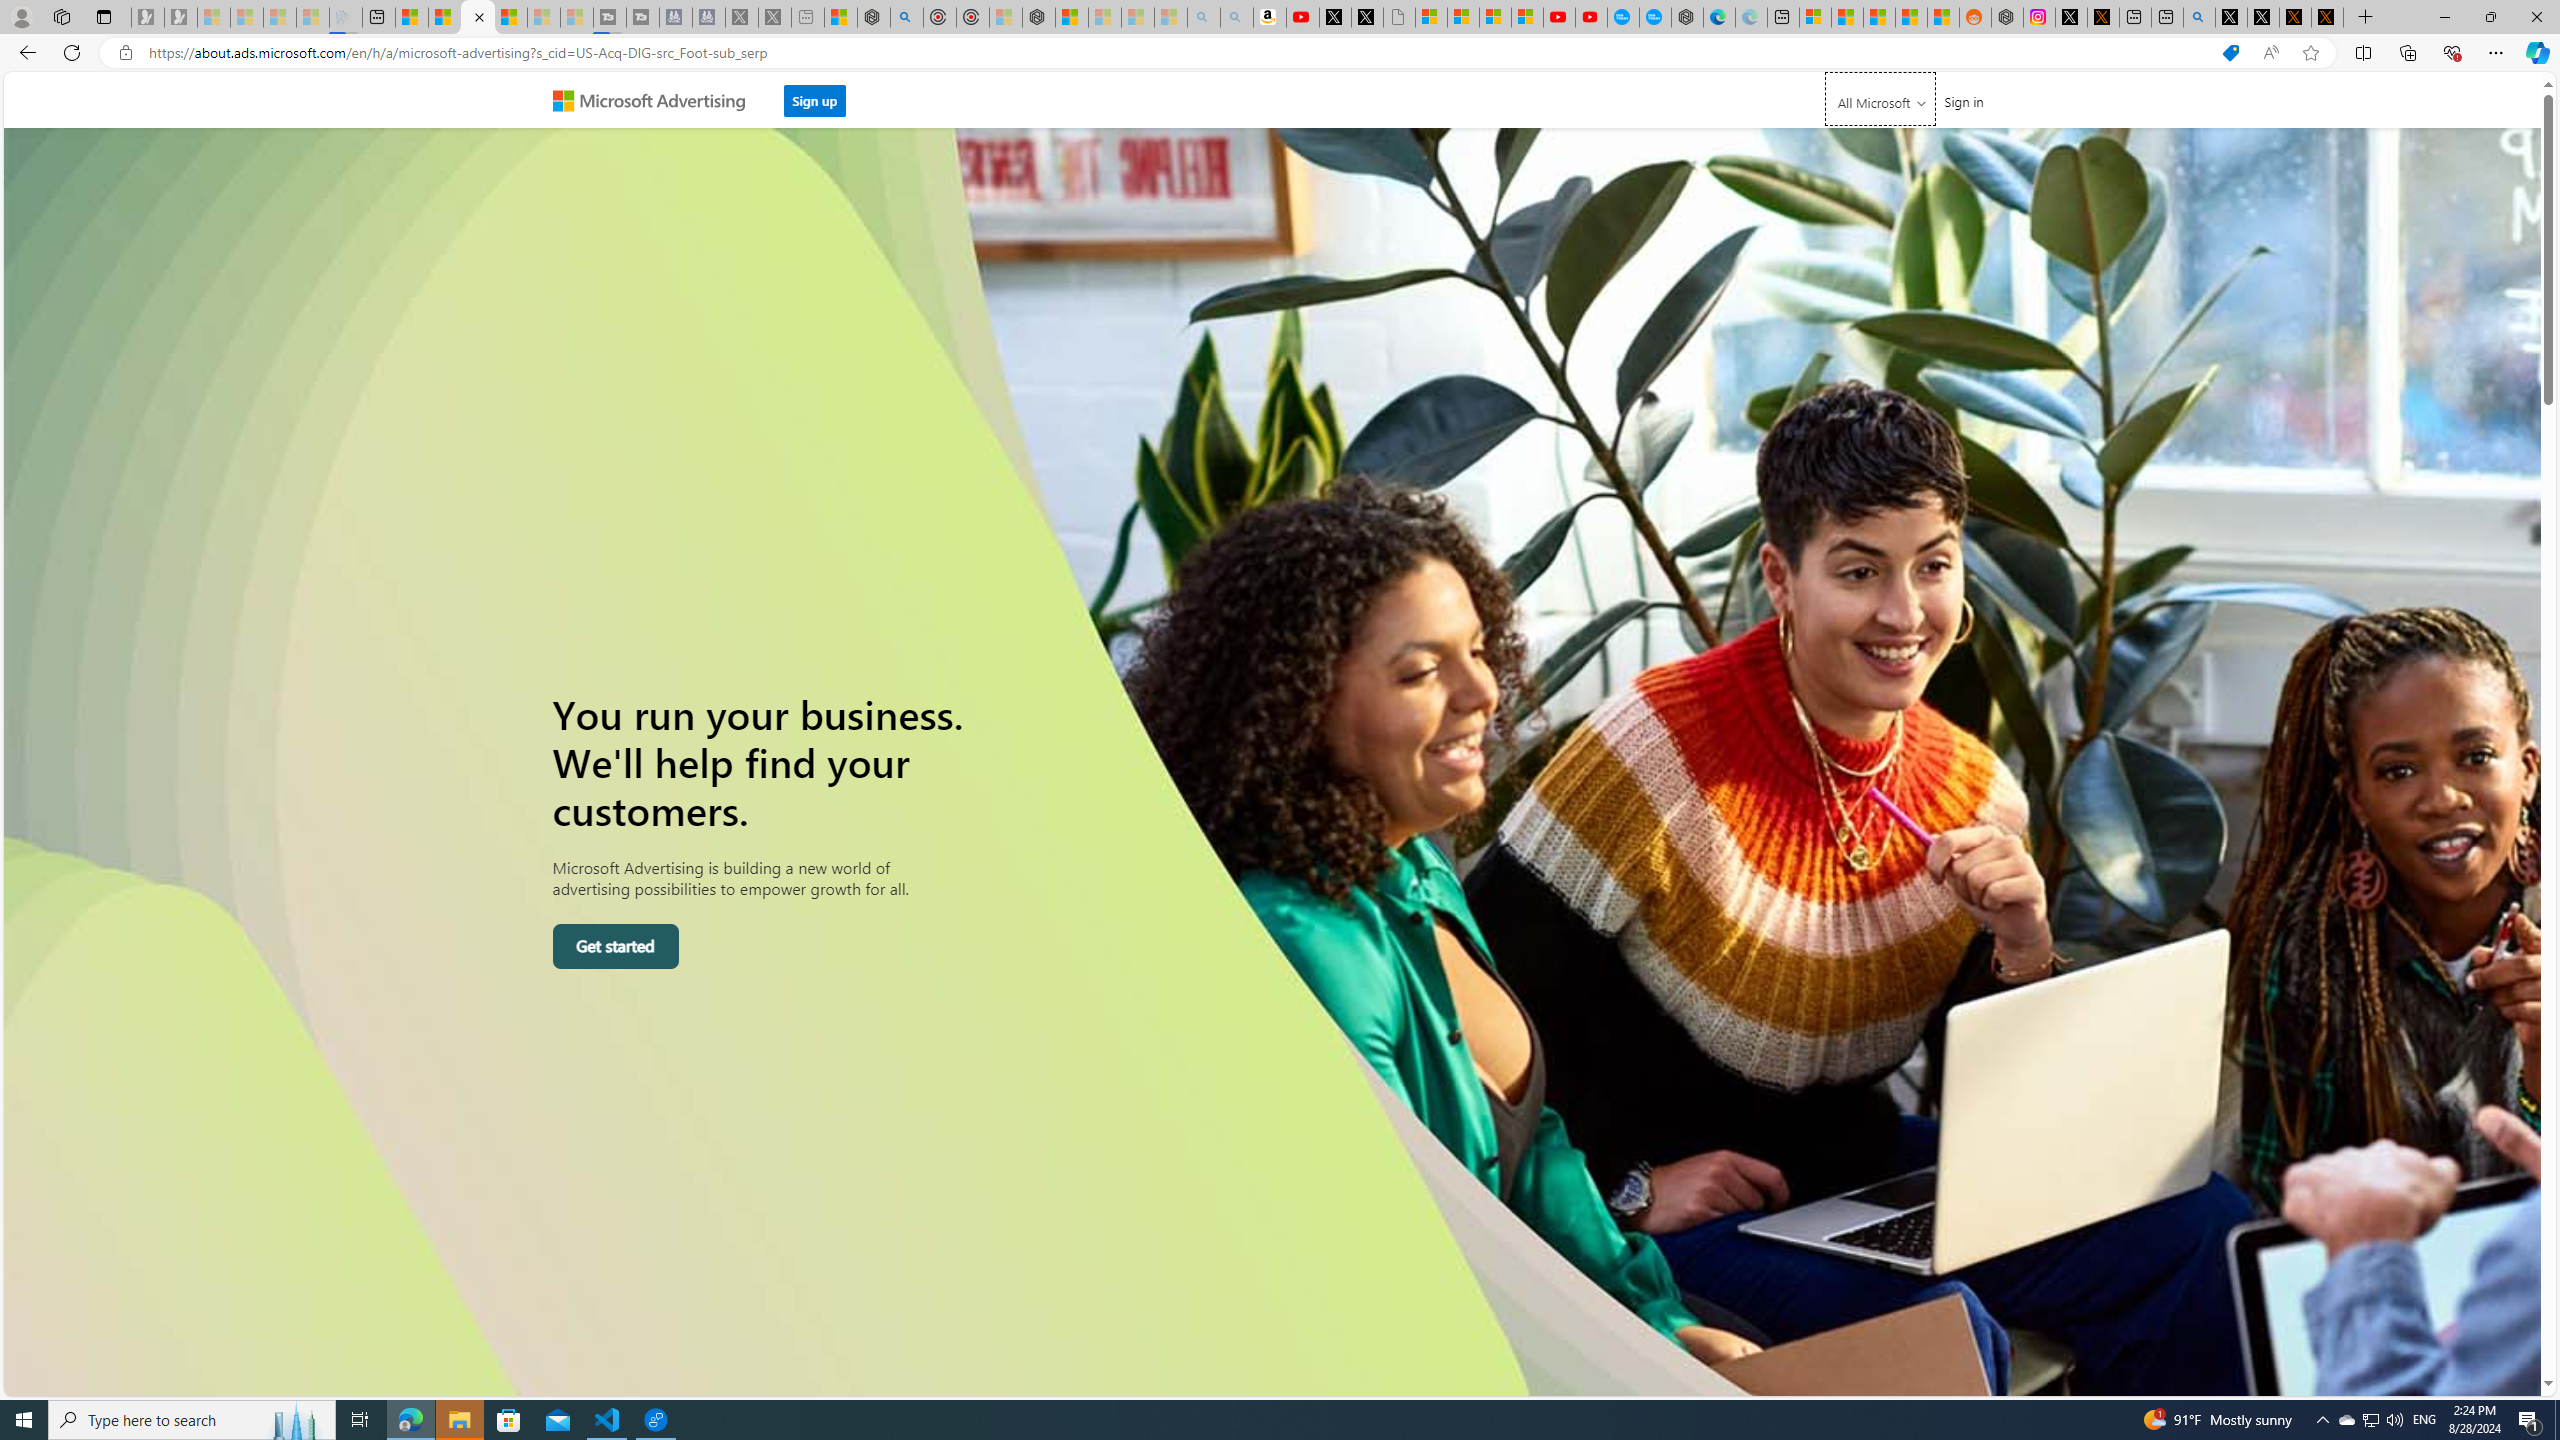  I want to click on 'Streaming Coverage | T3 - Sleeping', so click(610, 16).